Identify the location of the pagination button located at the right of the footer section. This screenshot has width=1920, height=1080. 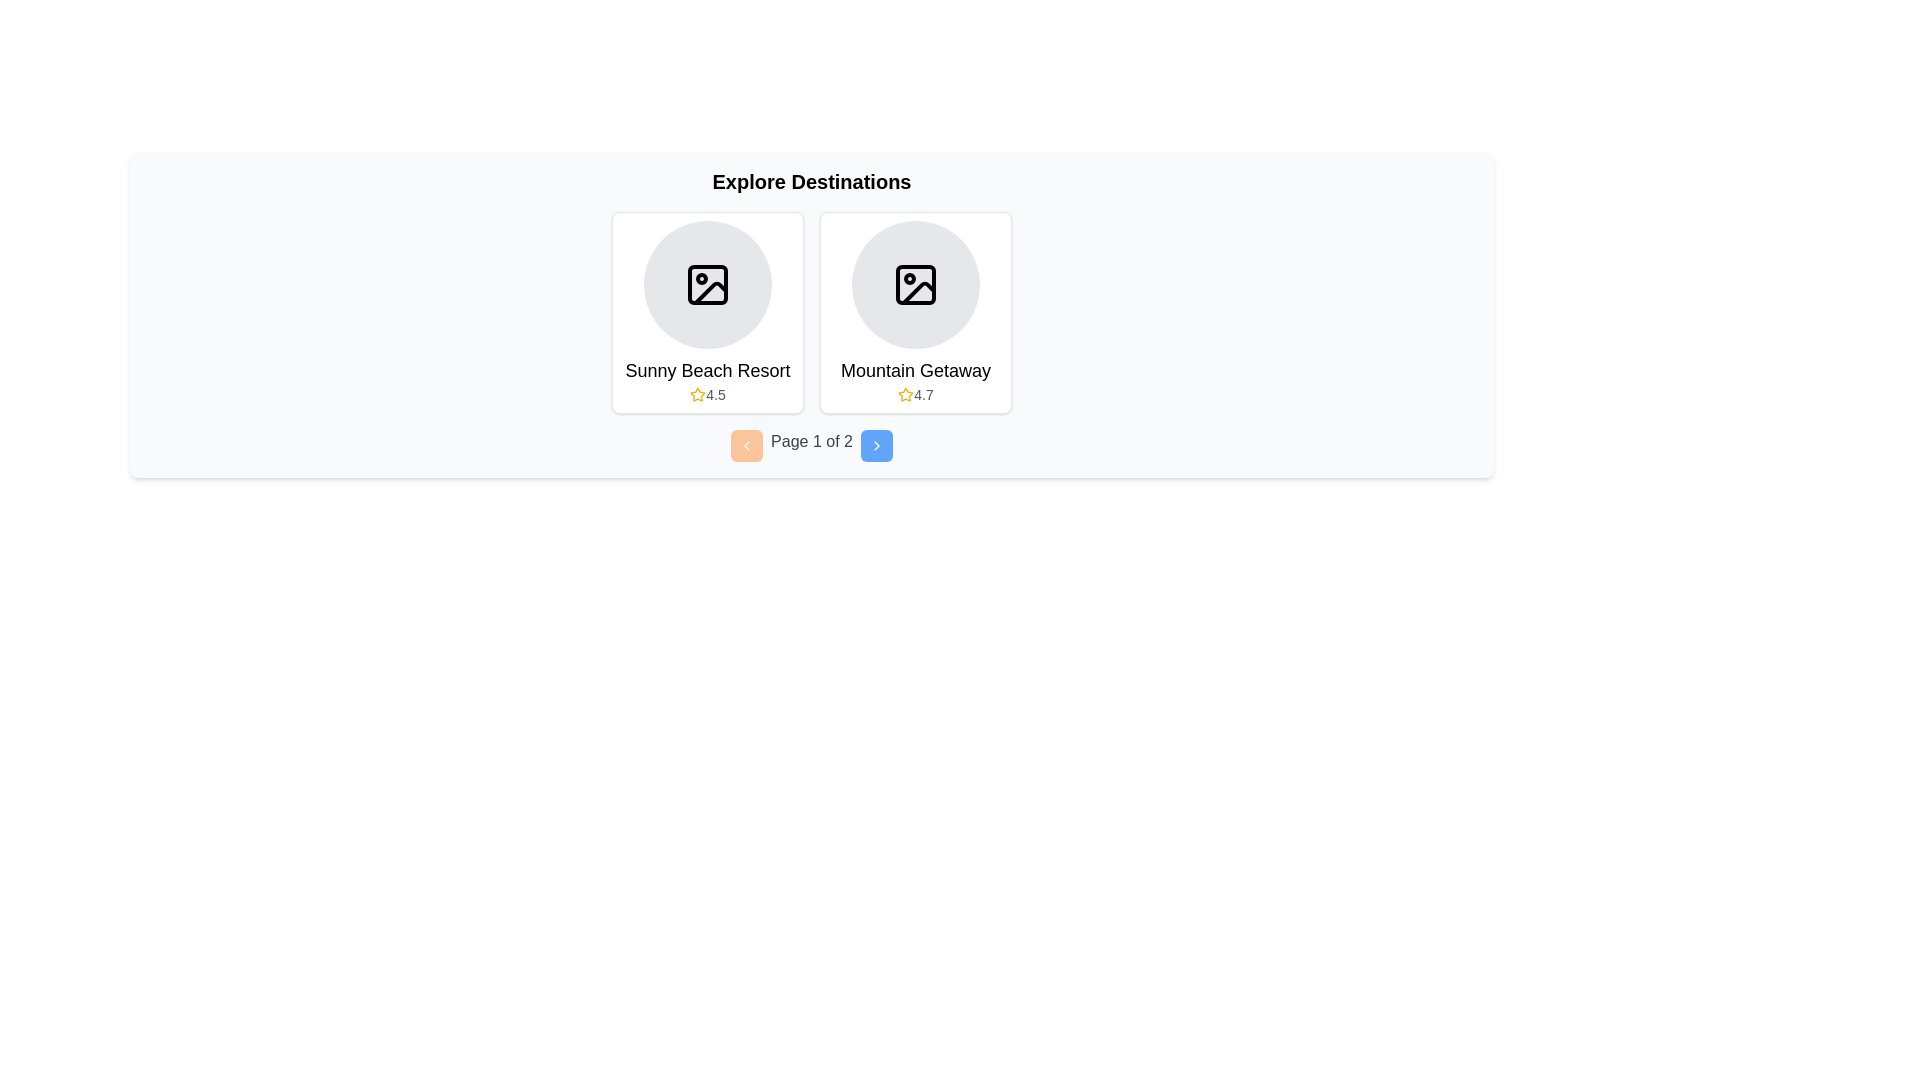
(876, 445).